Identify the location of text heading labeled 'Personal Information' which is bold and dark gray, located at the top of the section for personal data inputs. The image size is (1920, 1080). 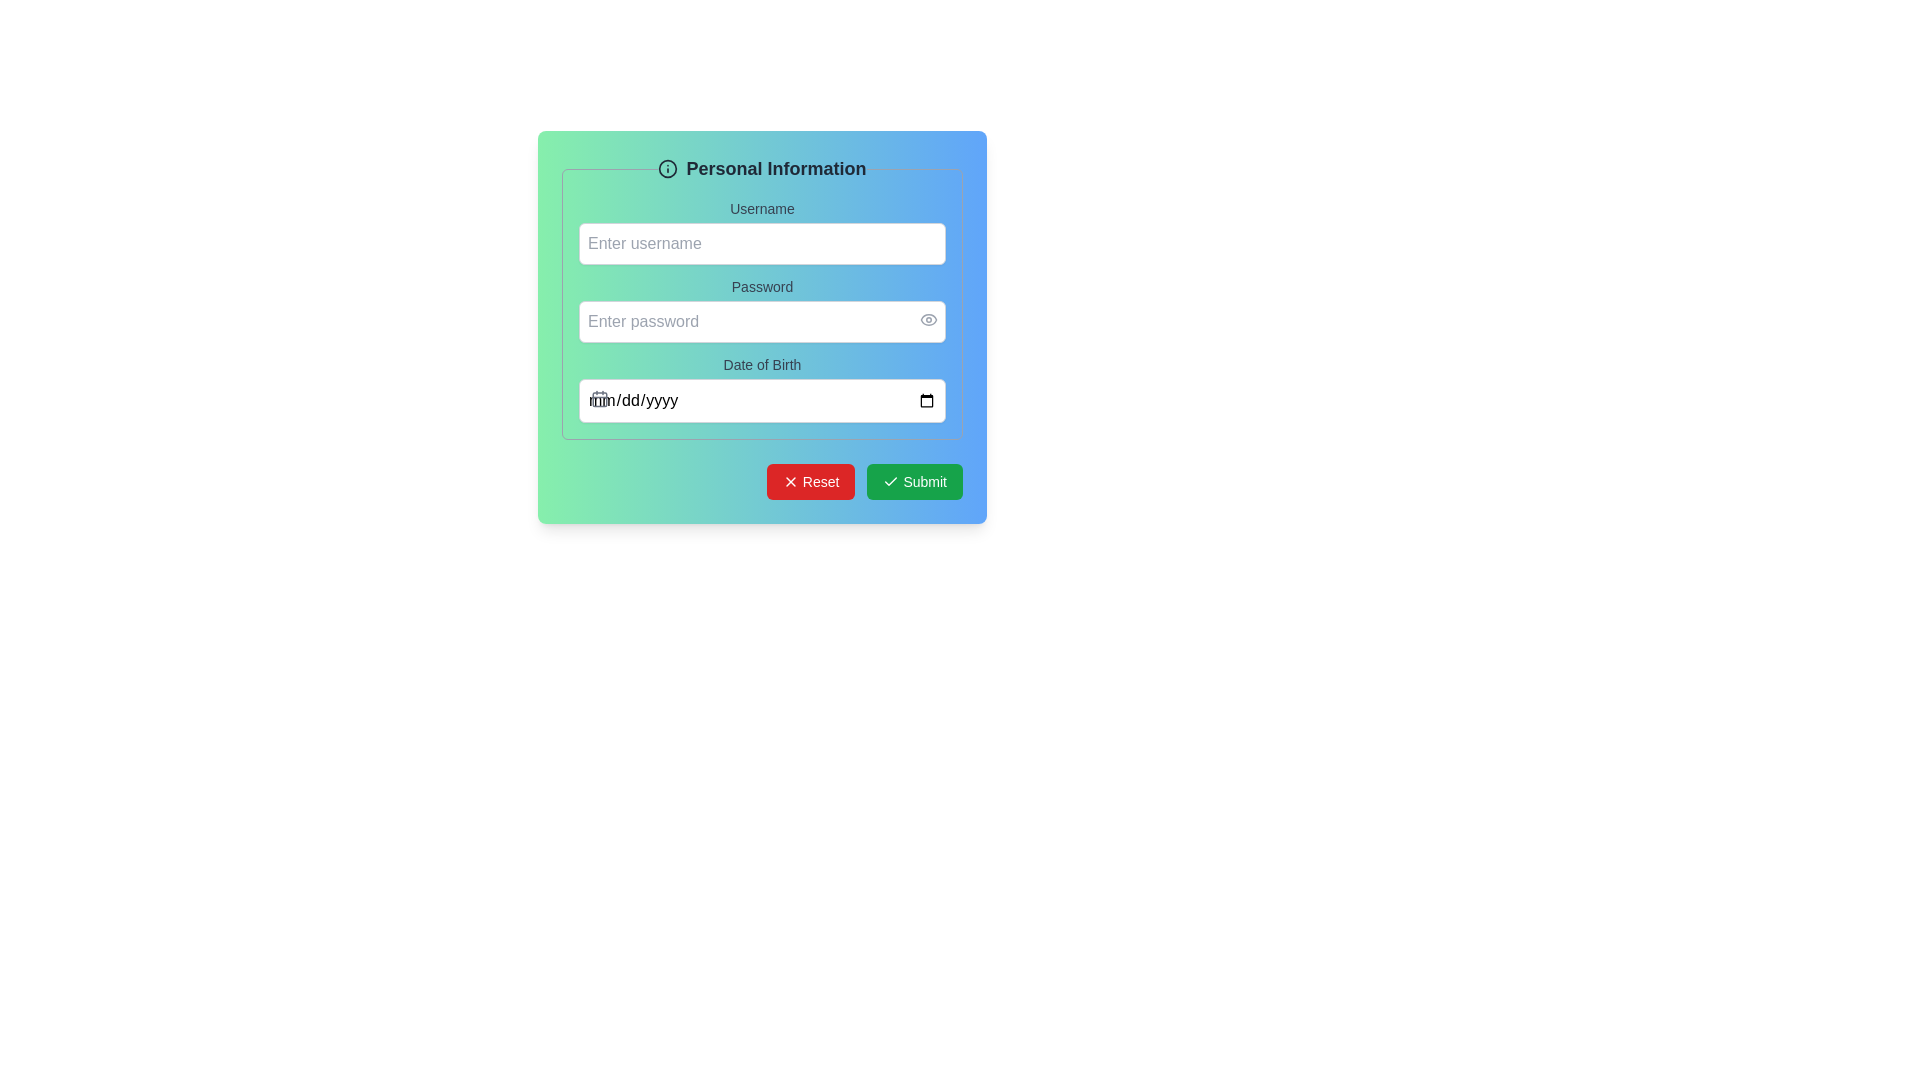
(761, 168).